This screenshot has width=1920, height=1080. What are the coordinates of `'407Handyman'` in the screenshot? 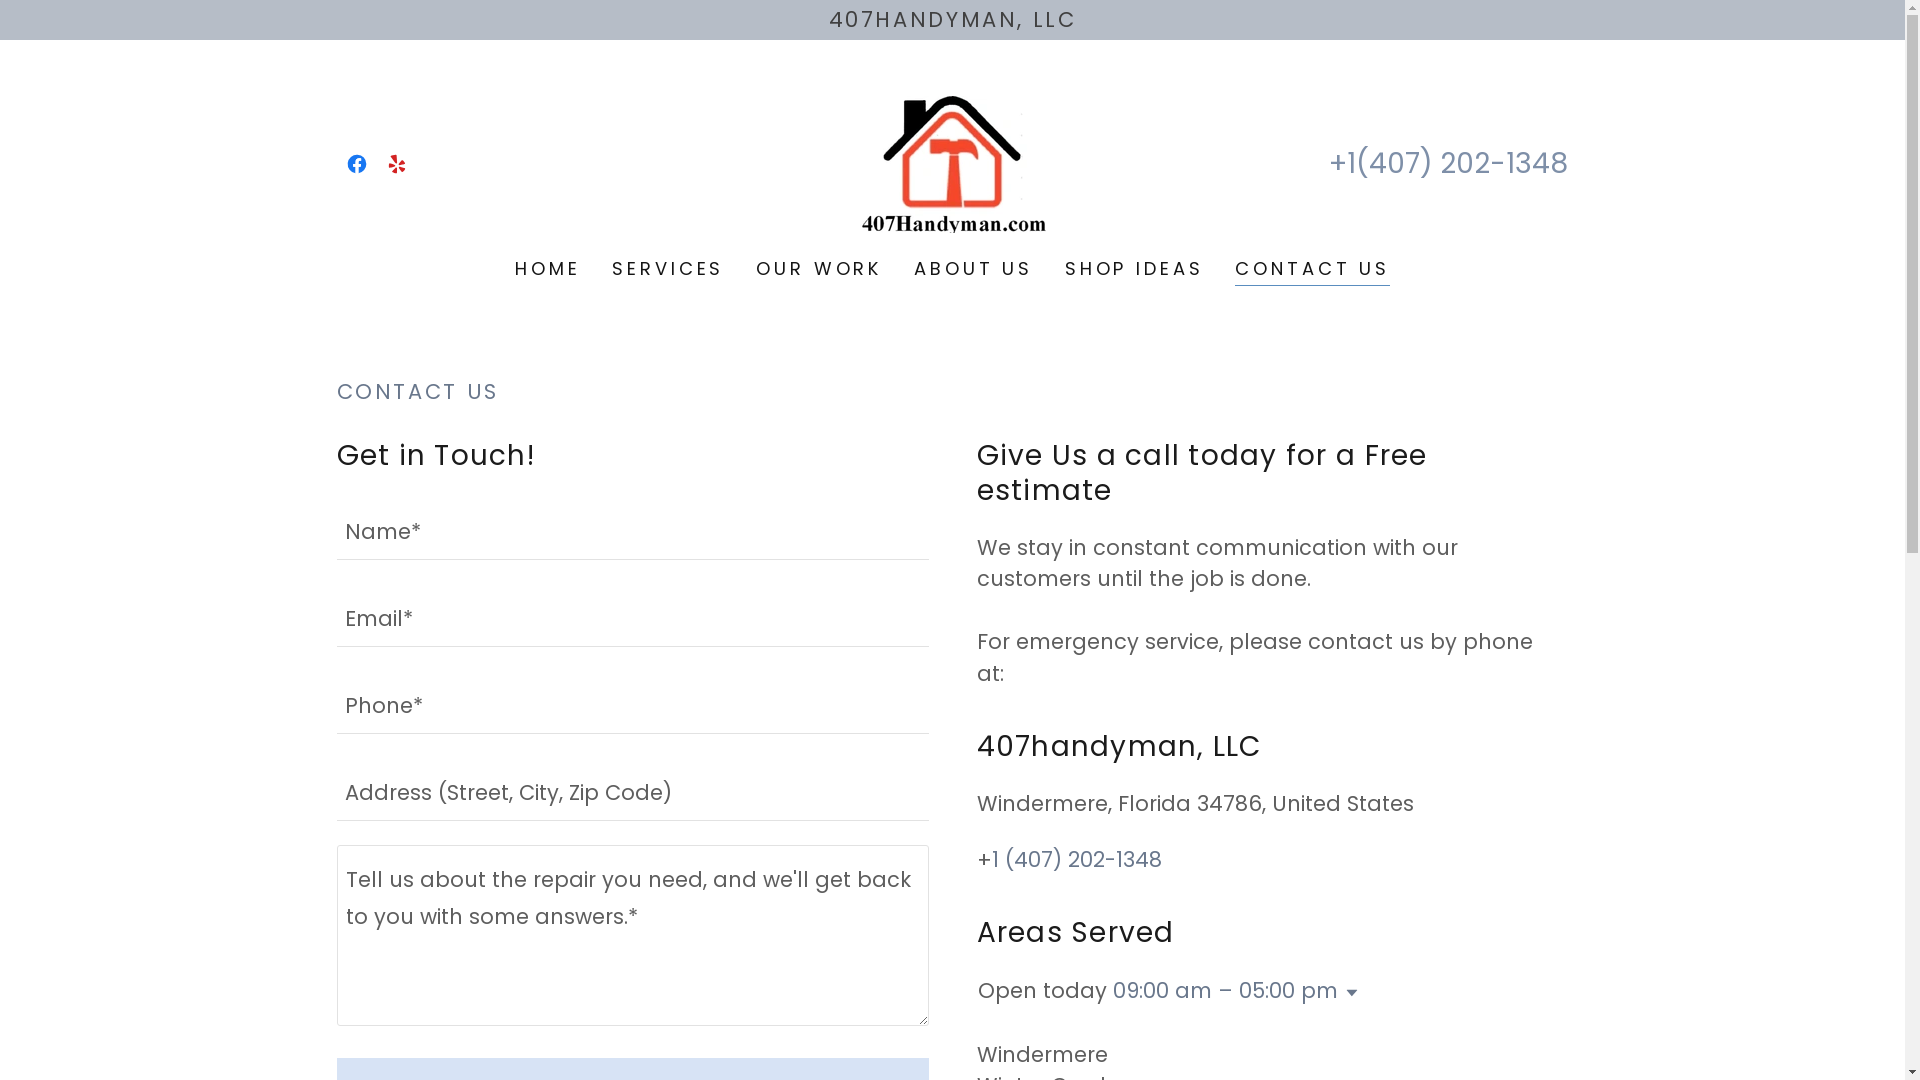 It's located at (951, 161).